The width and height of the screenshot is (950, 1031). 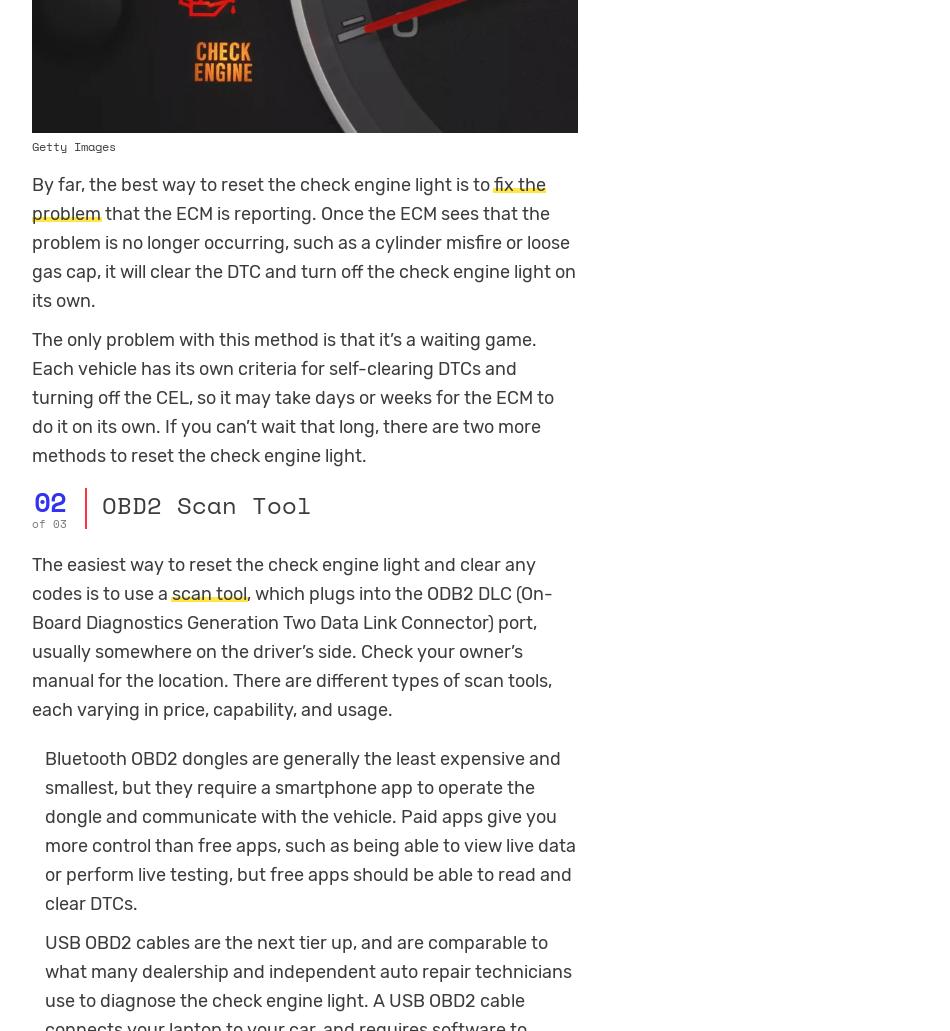 What do you see at coordinates (49, 500) in the screenshot?
I see `'02'` at bounding box center [49, 500].